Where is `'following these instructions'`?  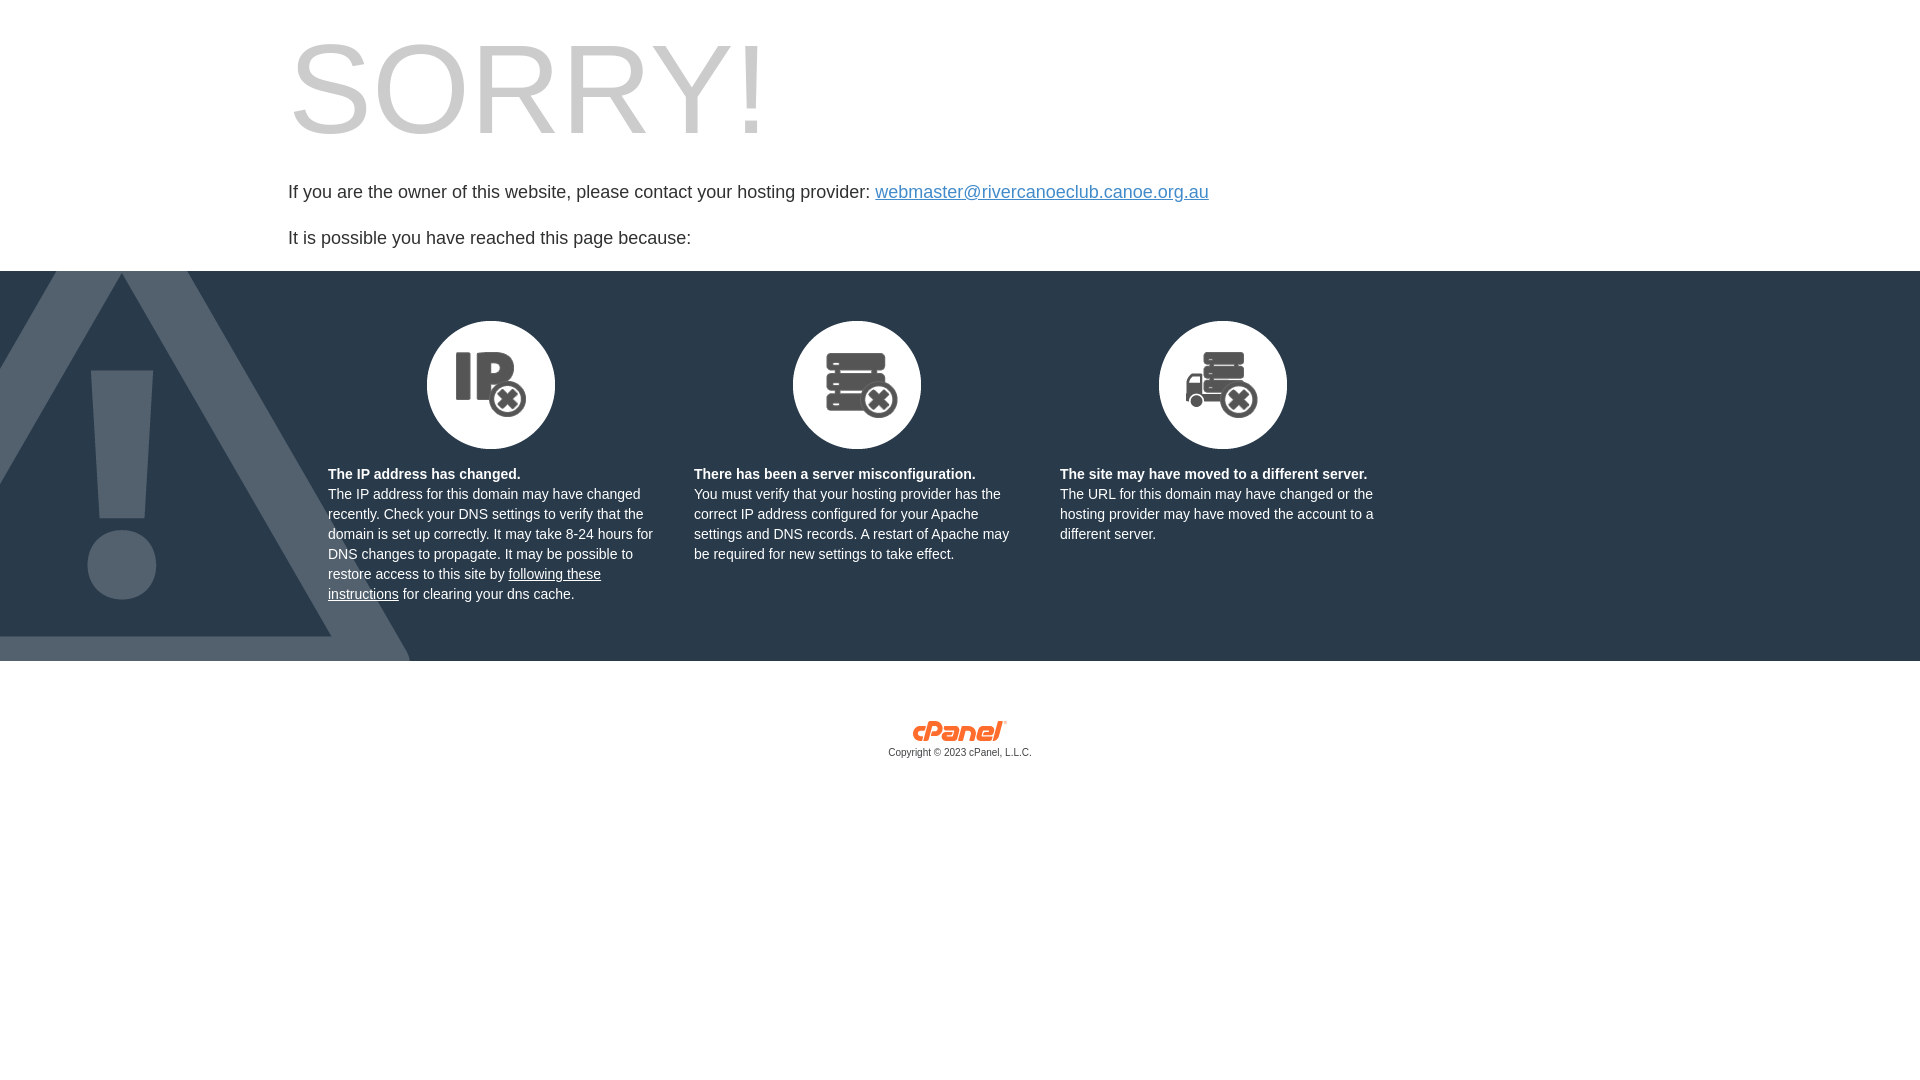 'following these instructions' is located at coordinates (463, 583).